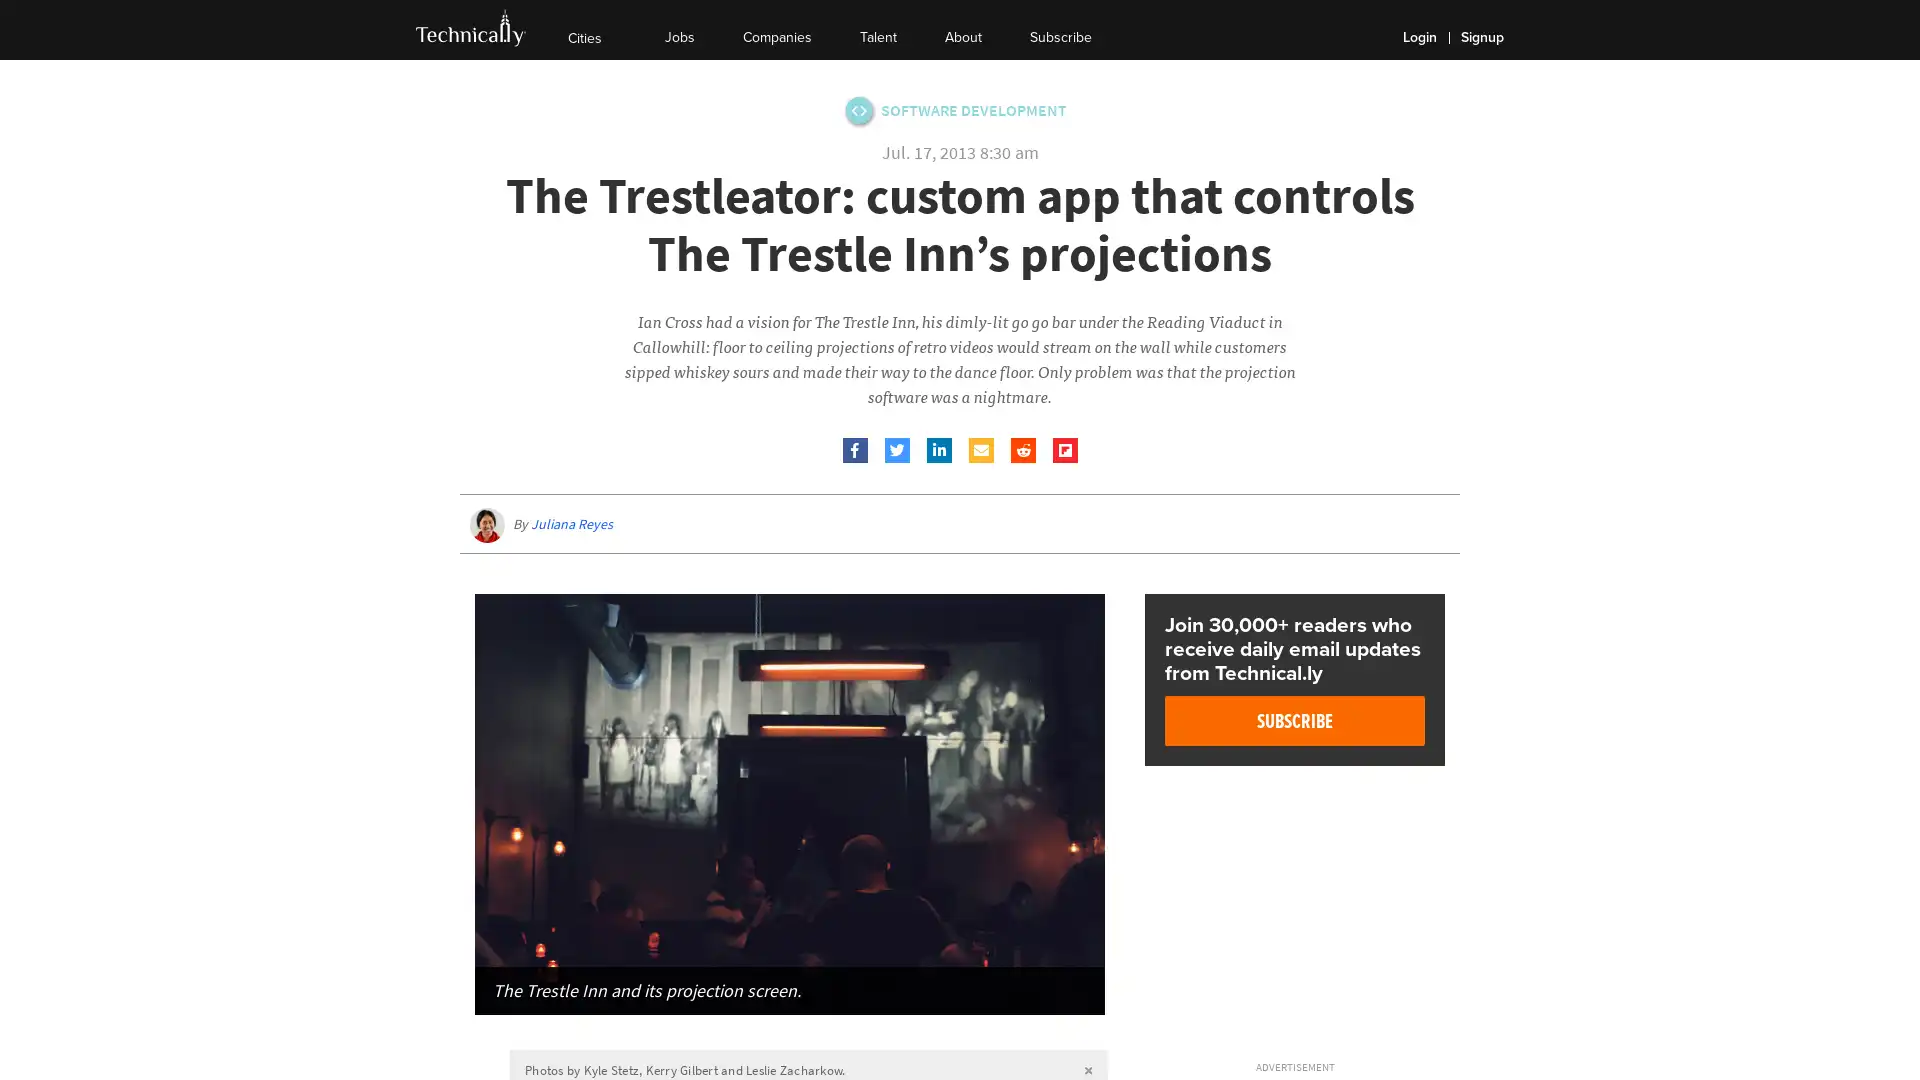 The width and height of the screenshot is (1920, 1080). I want to click on Close, so click(1329, 1033).